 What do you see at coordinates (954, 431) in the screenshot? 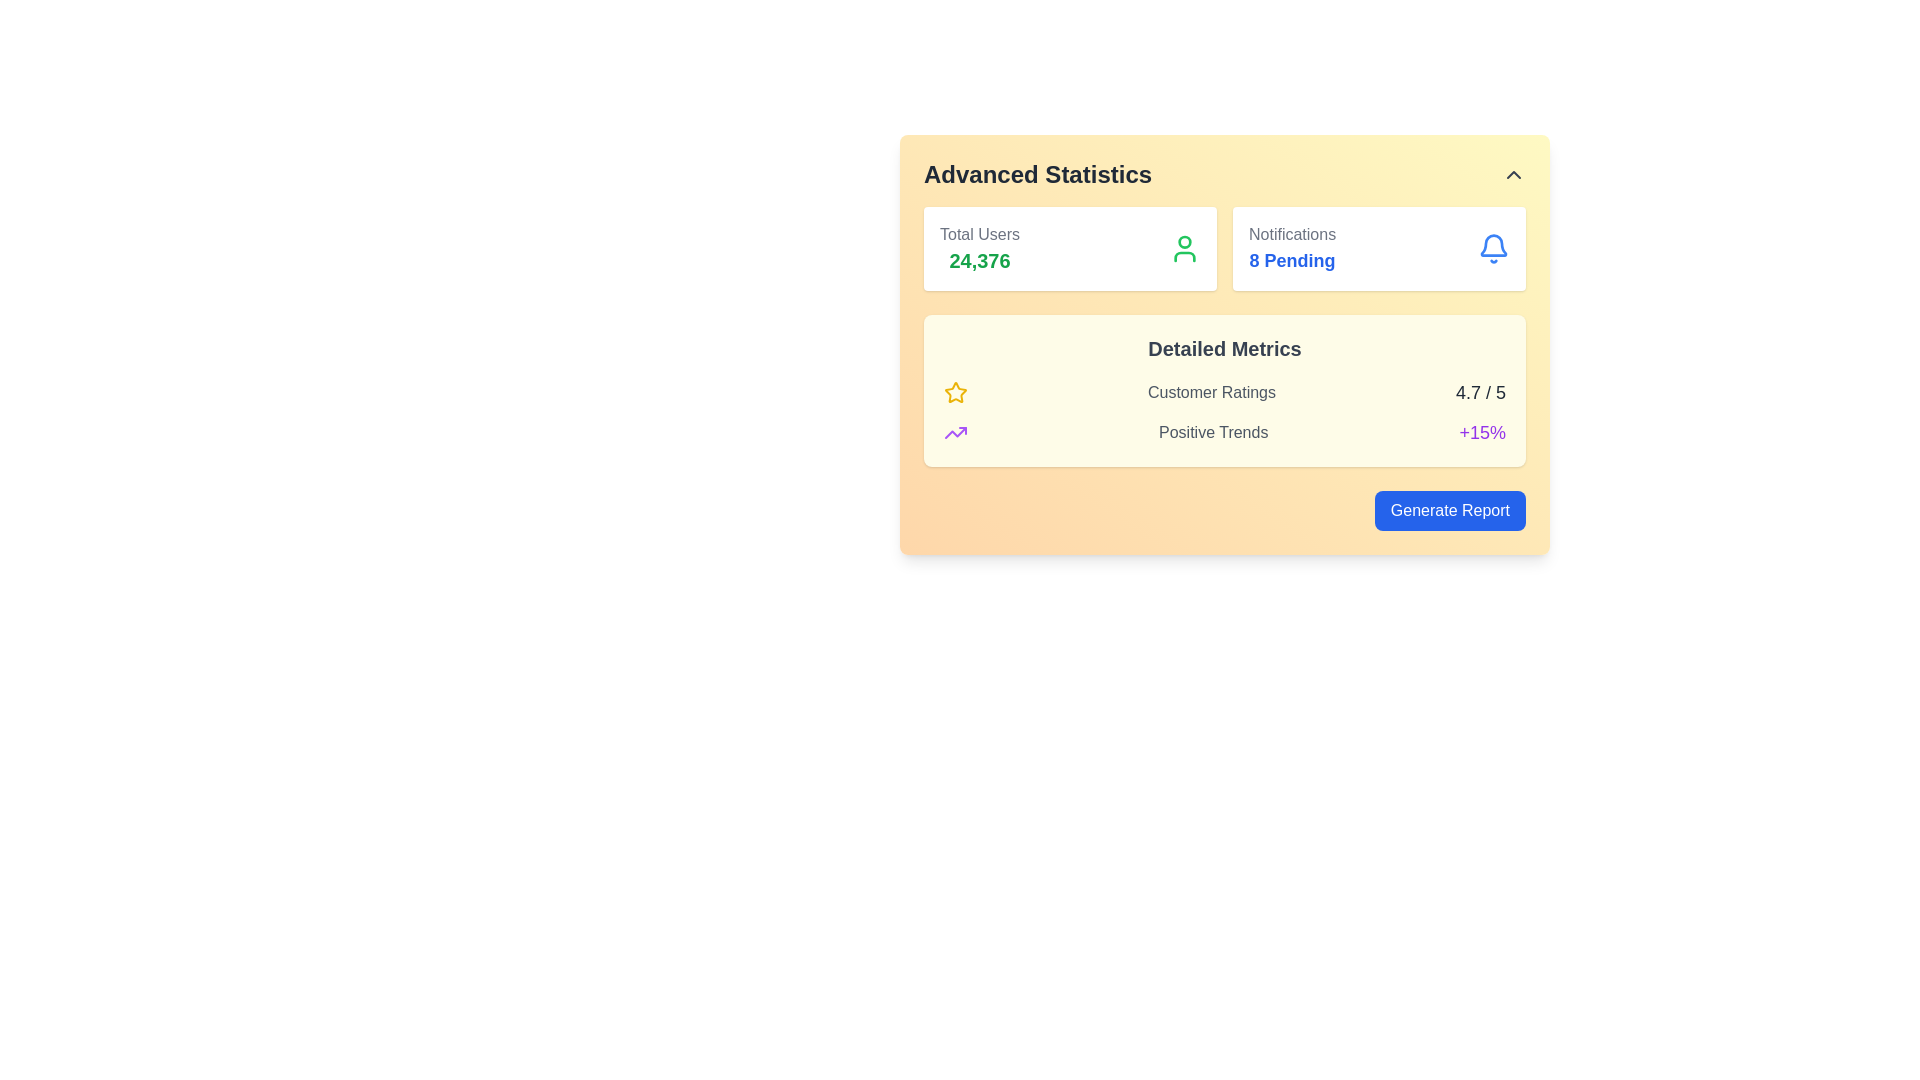
I see `the growth improvement icon representing the 'Positive Trends' metric, located in the leftmost portion of the 'Positive Trends' row within the 'Detailed Metrics' section of the dashboard card` at bounding box center [954, 431].